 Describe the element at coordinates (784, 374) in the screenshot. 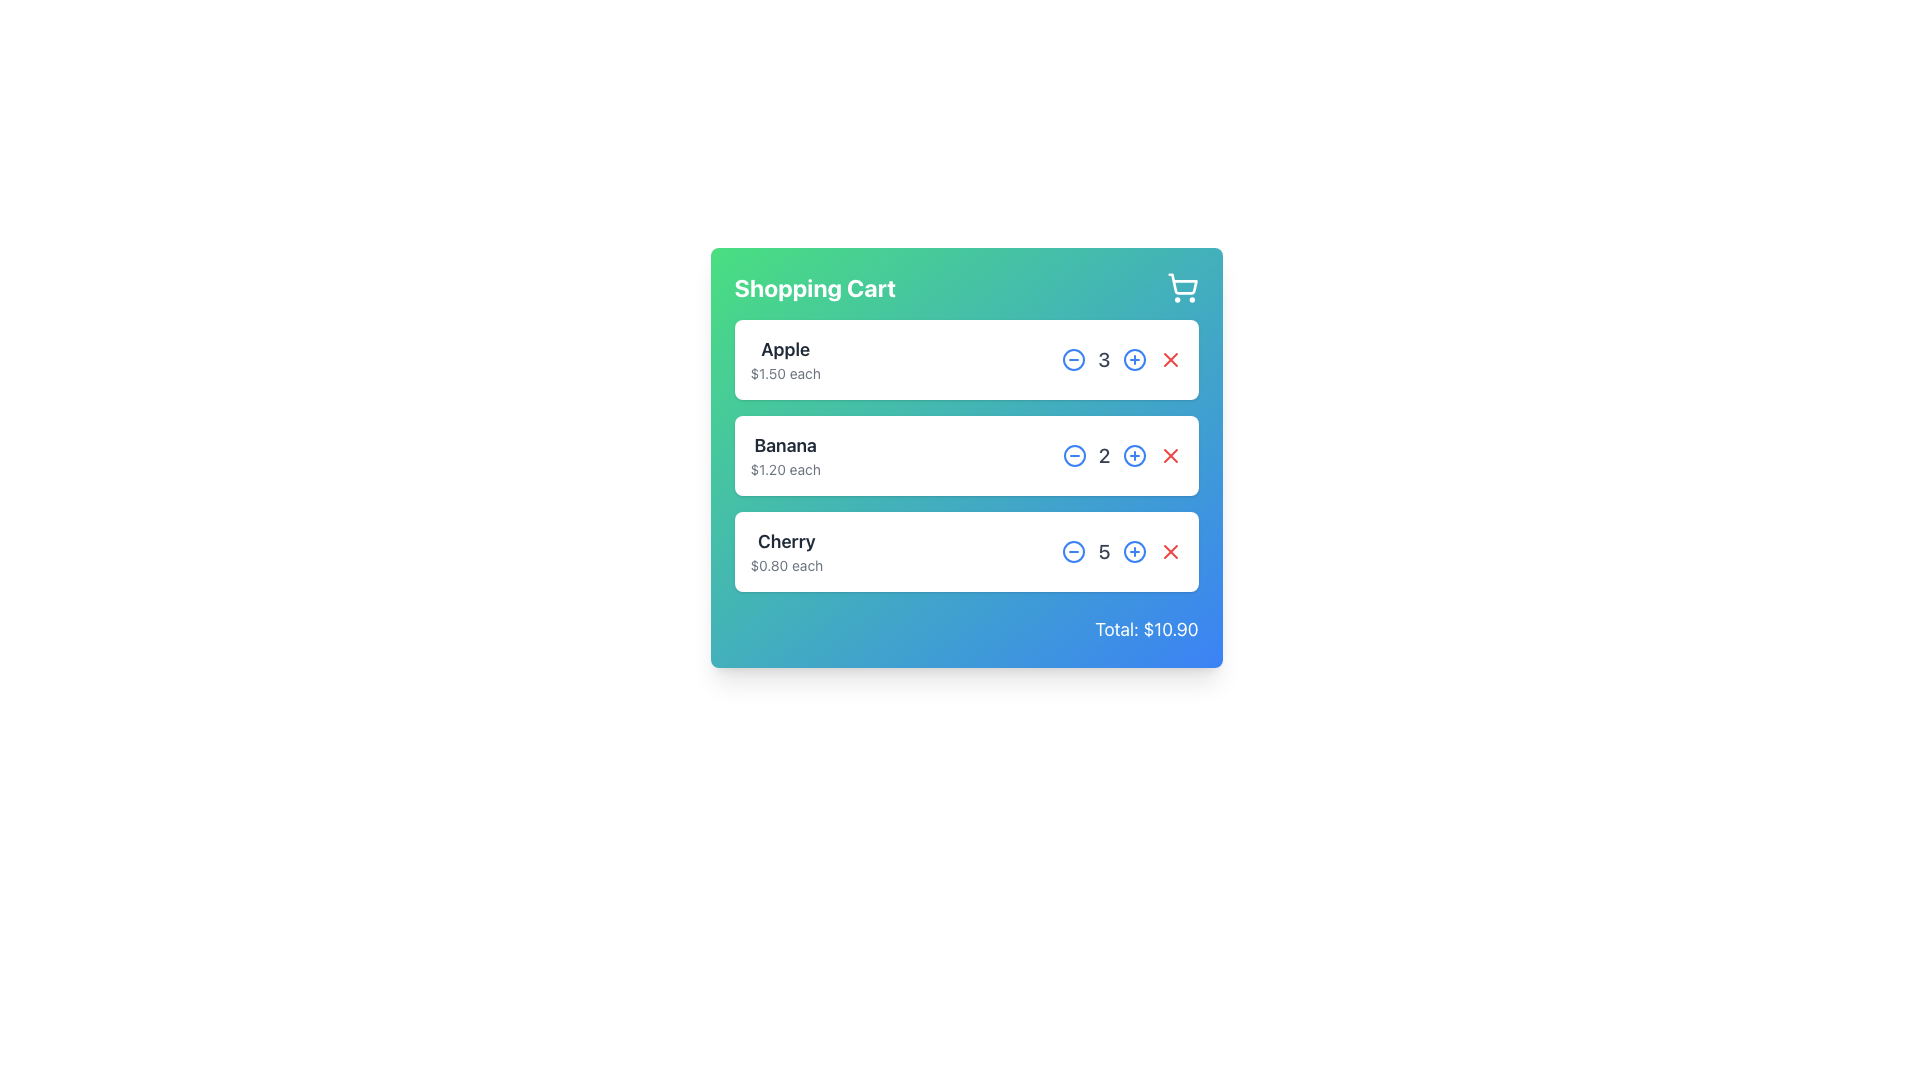

I see `the text label displaying '$1.50 each', which is styled in gray and located below the 'Apple' title in the shopping cart section` at that location.